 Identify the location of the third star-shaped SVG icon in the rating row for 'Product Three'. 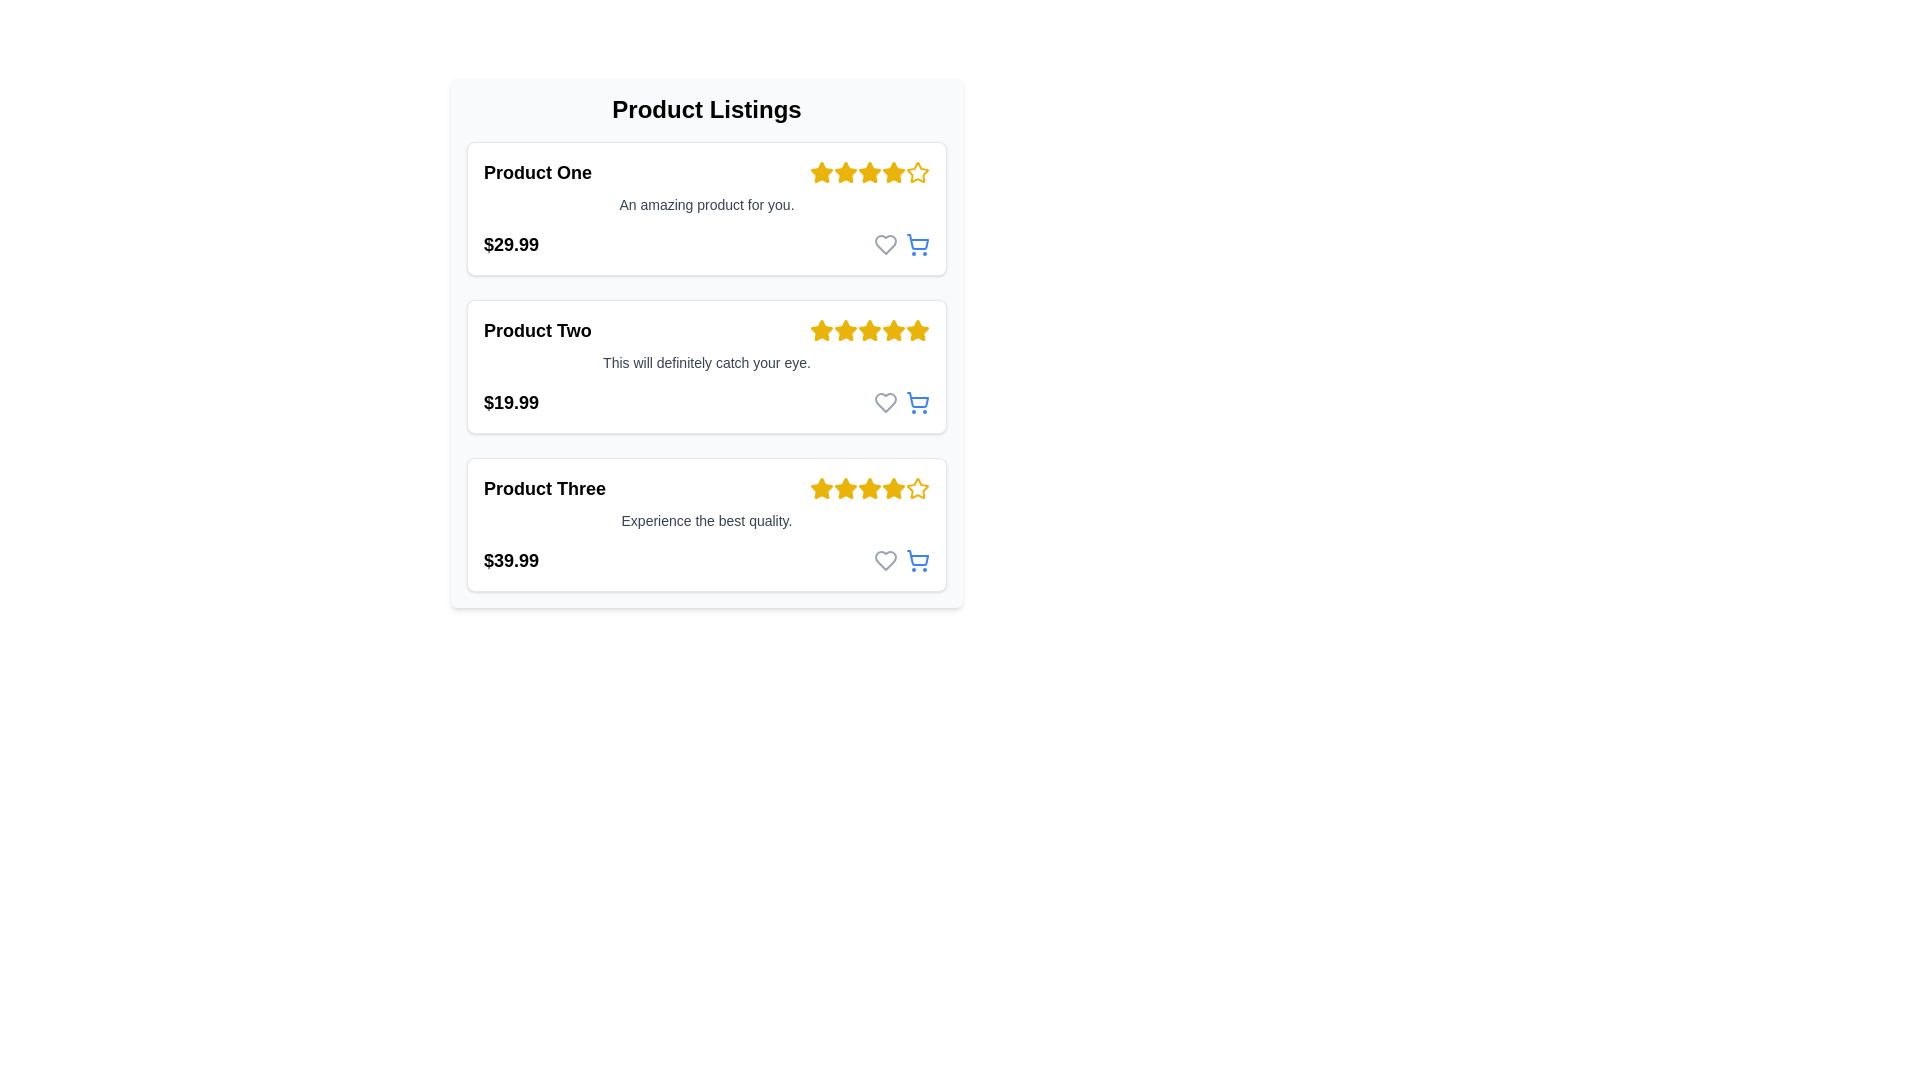
(821, 488).